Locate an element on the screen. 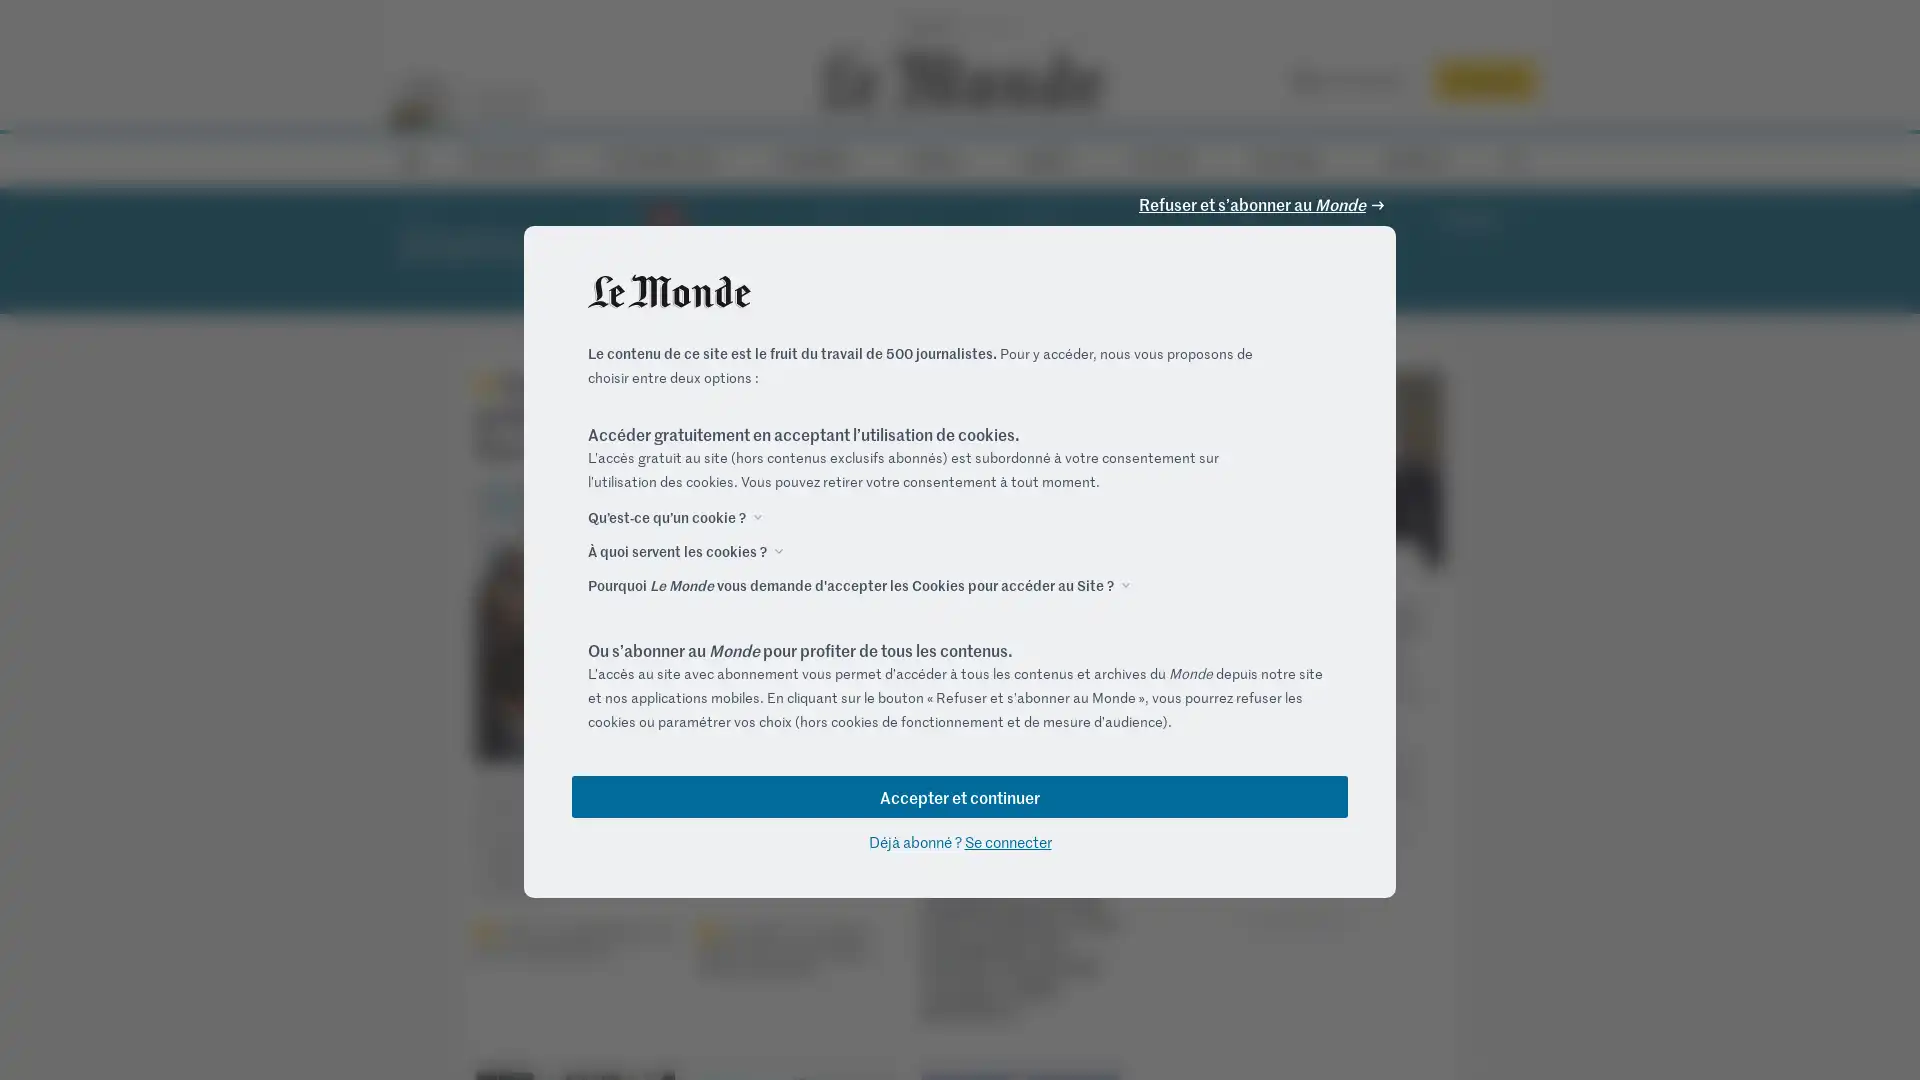 The image size is (1920, 1080). Pourquoi Le Monde vous demande d'accepter les Cookies pour acceder au Site ? is located at coordinates (850, 585).